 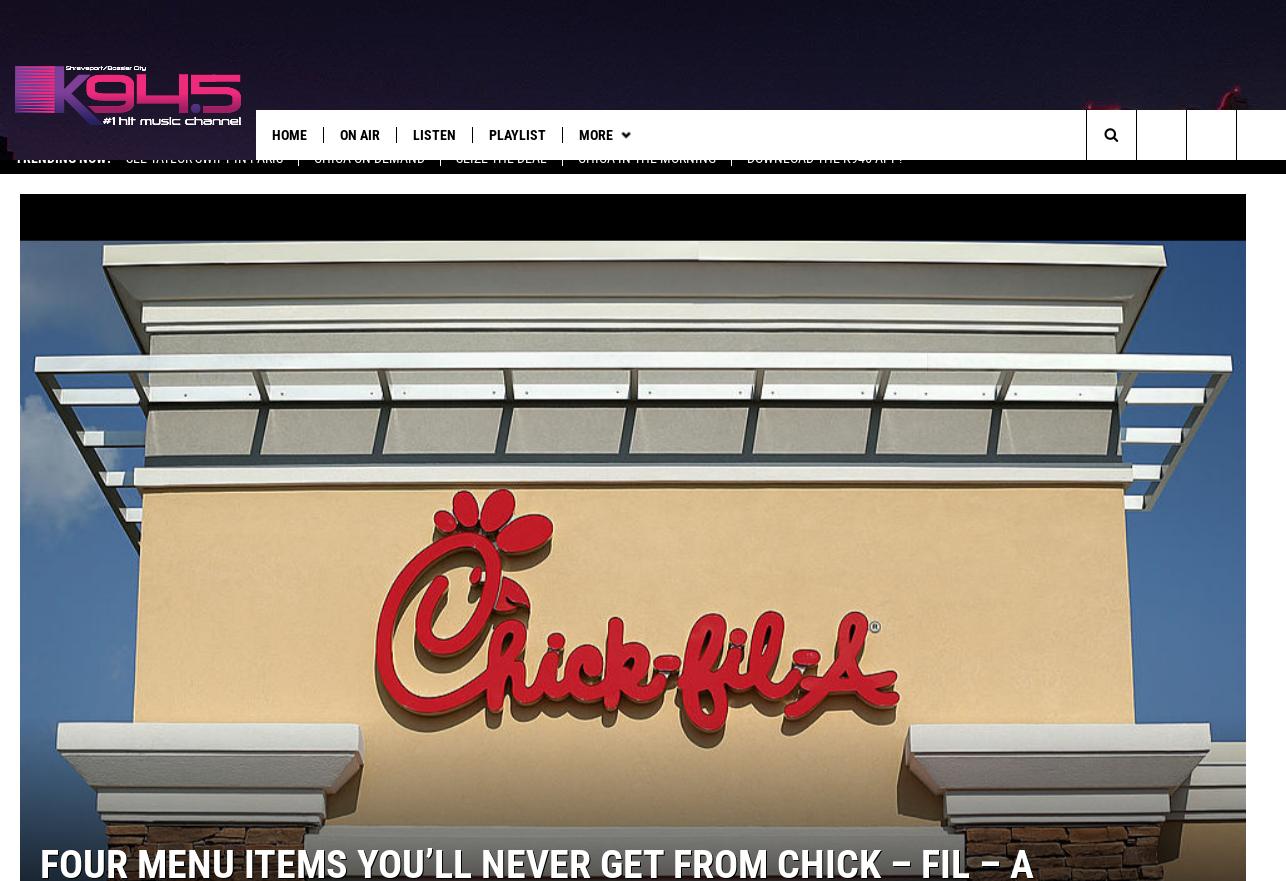 I want to click on 'Seize The Deal', so click(x=500, y=176).